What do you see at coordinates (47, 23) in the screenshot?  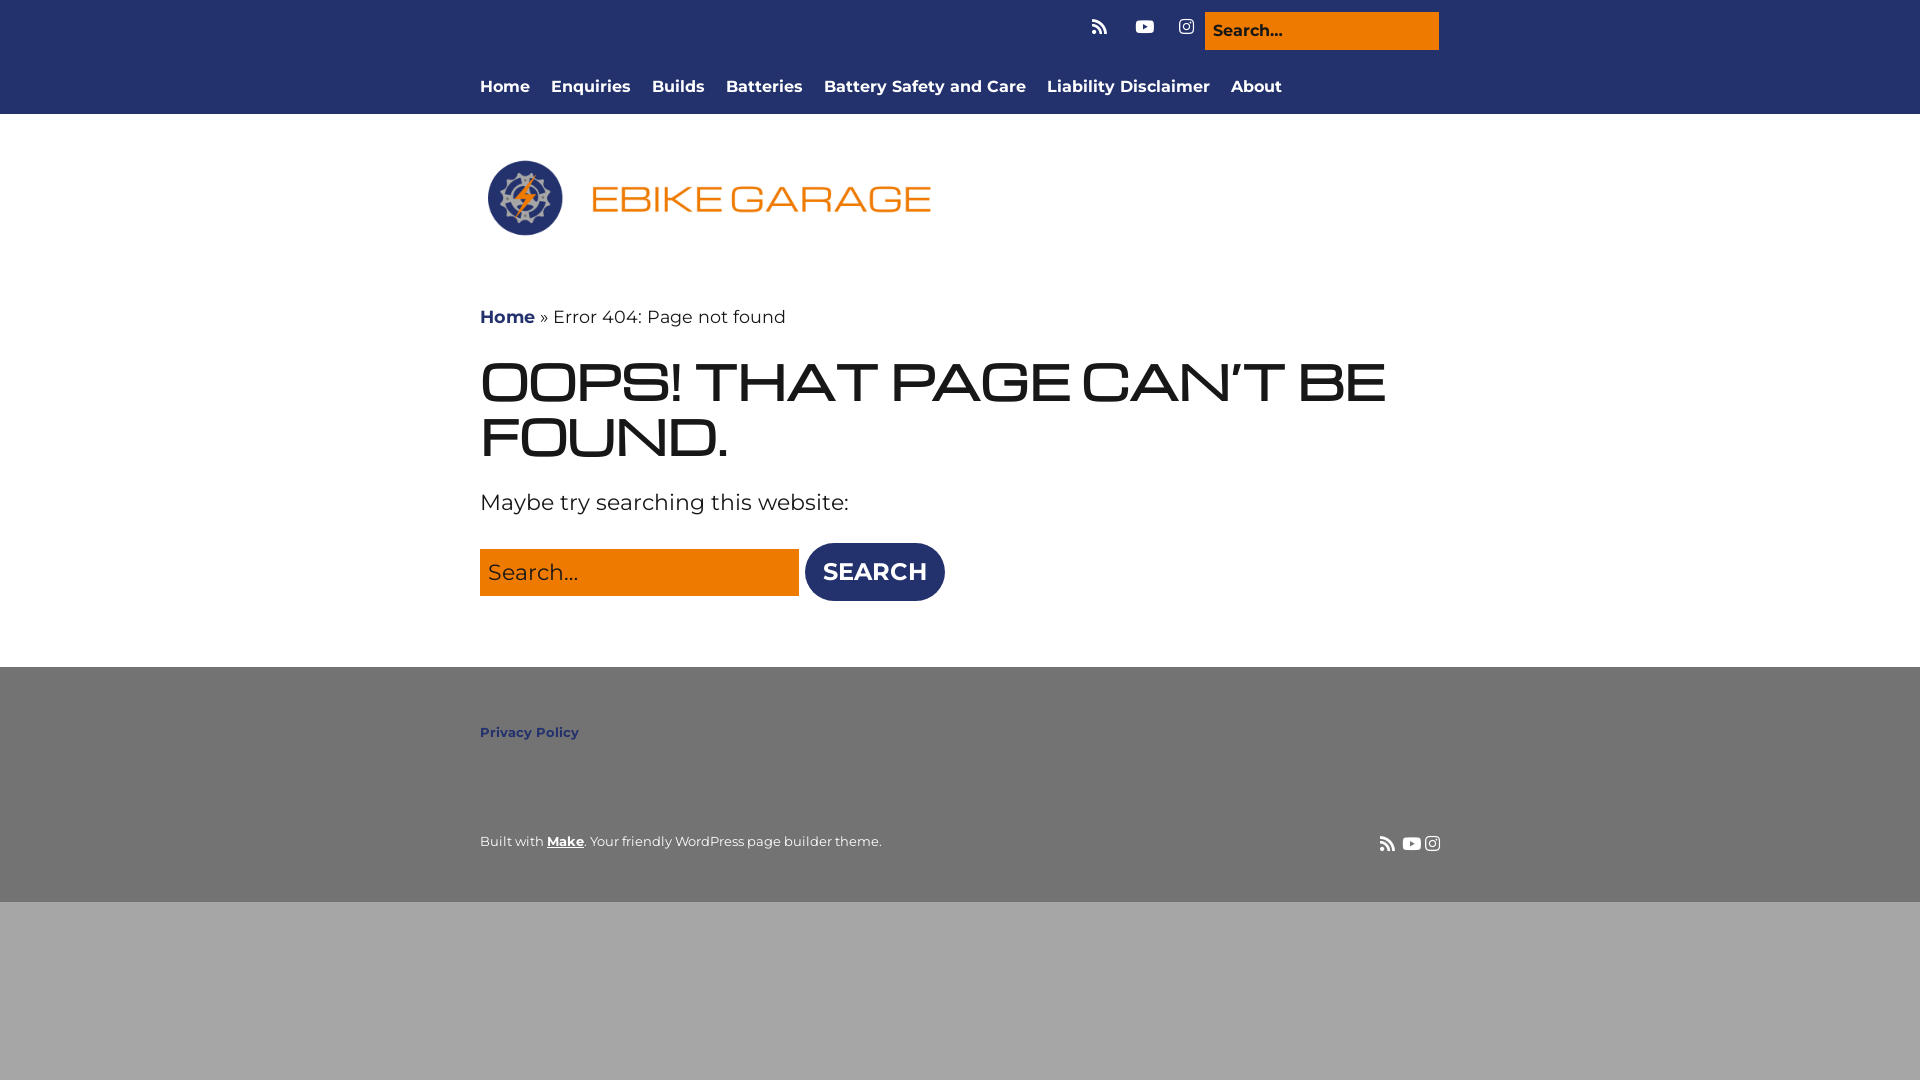 I see `'Search'` at bounding box center [47, 23].